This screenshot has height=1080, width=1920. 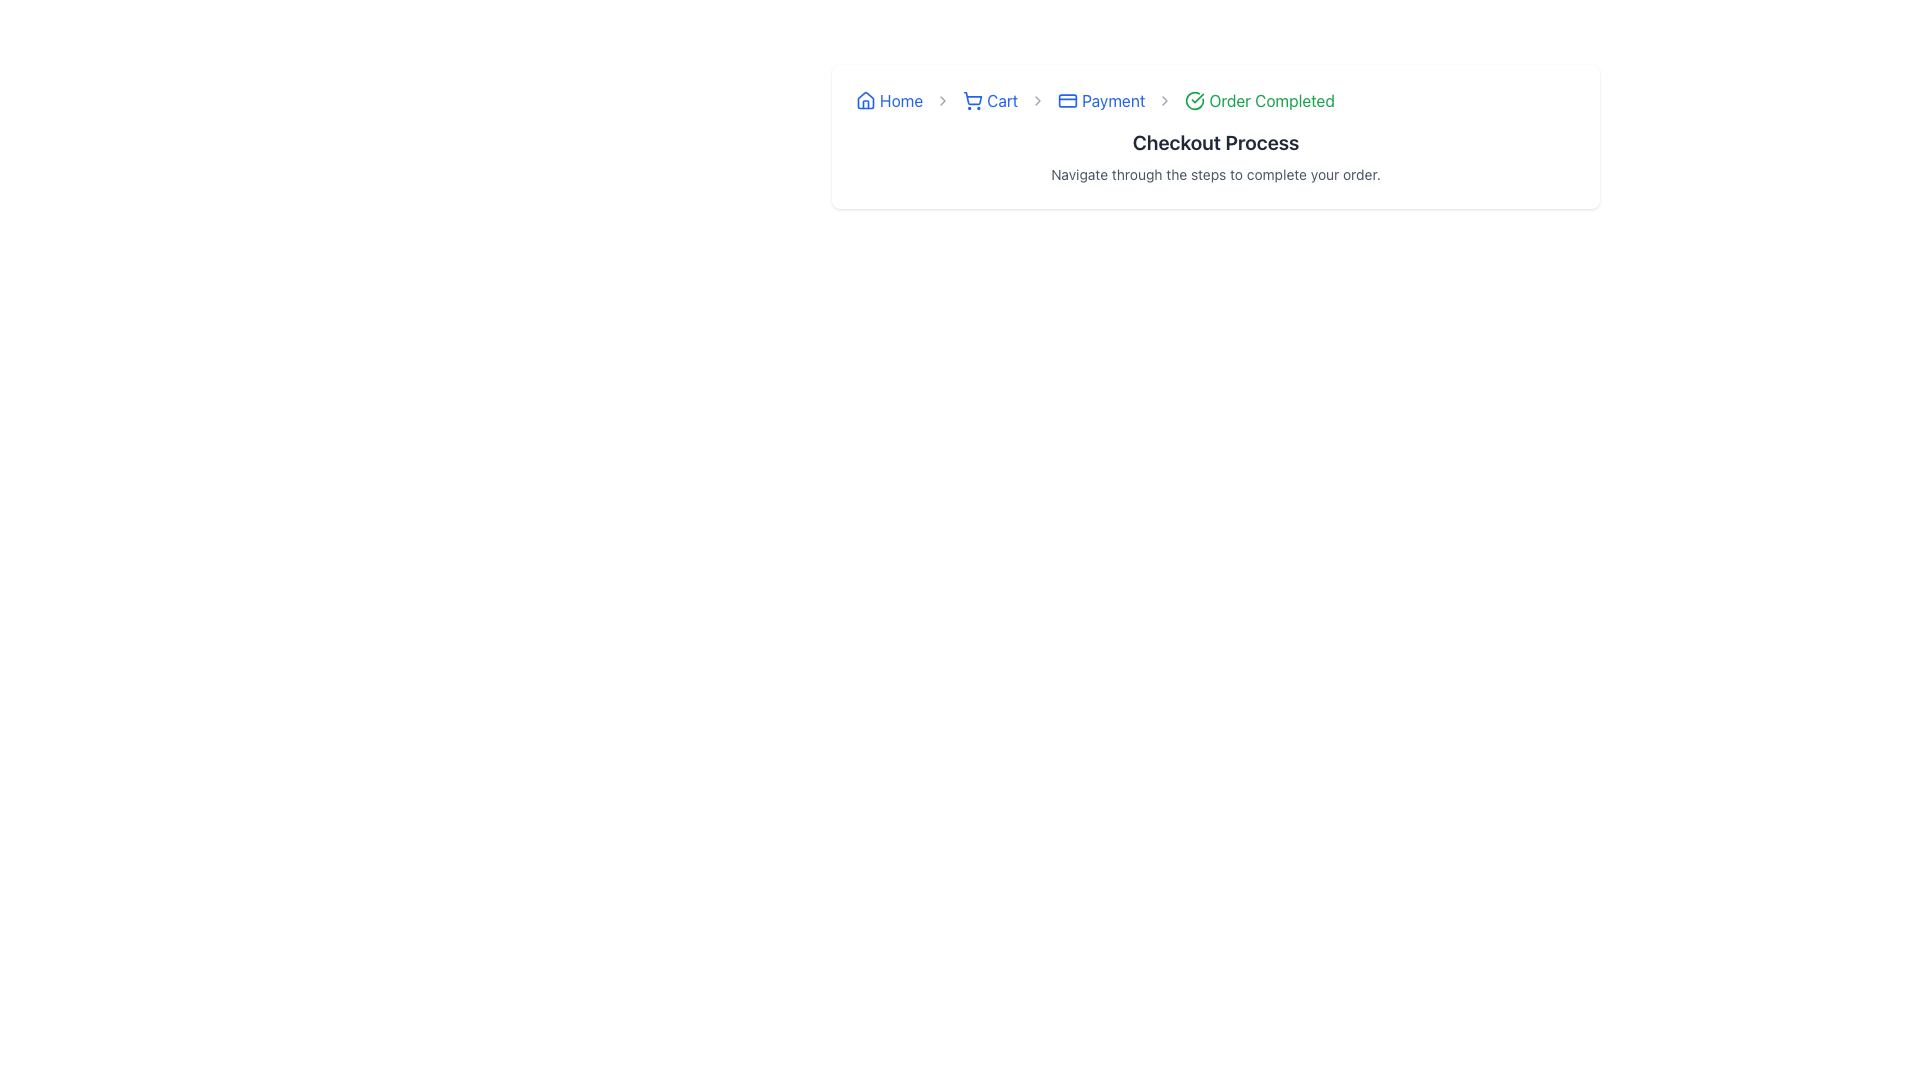 I want to click on the 'Order Completed' icon, so click(x=1195, y=100).